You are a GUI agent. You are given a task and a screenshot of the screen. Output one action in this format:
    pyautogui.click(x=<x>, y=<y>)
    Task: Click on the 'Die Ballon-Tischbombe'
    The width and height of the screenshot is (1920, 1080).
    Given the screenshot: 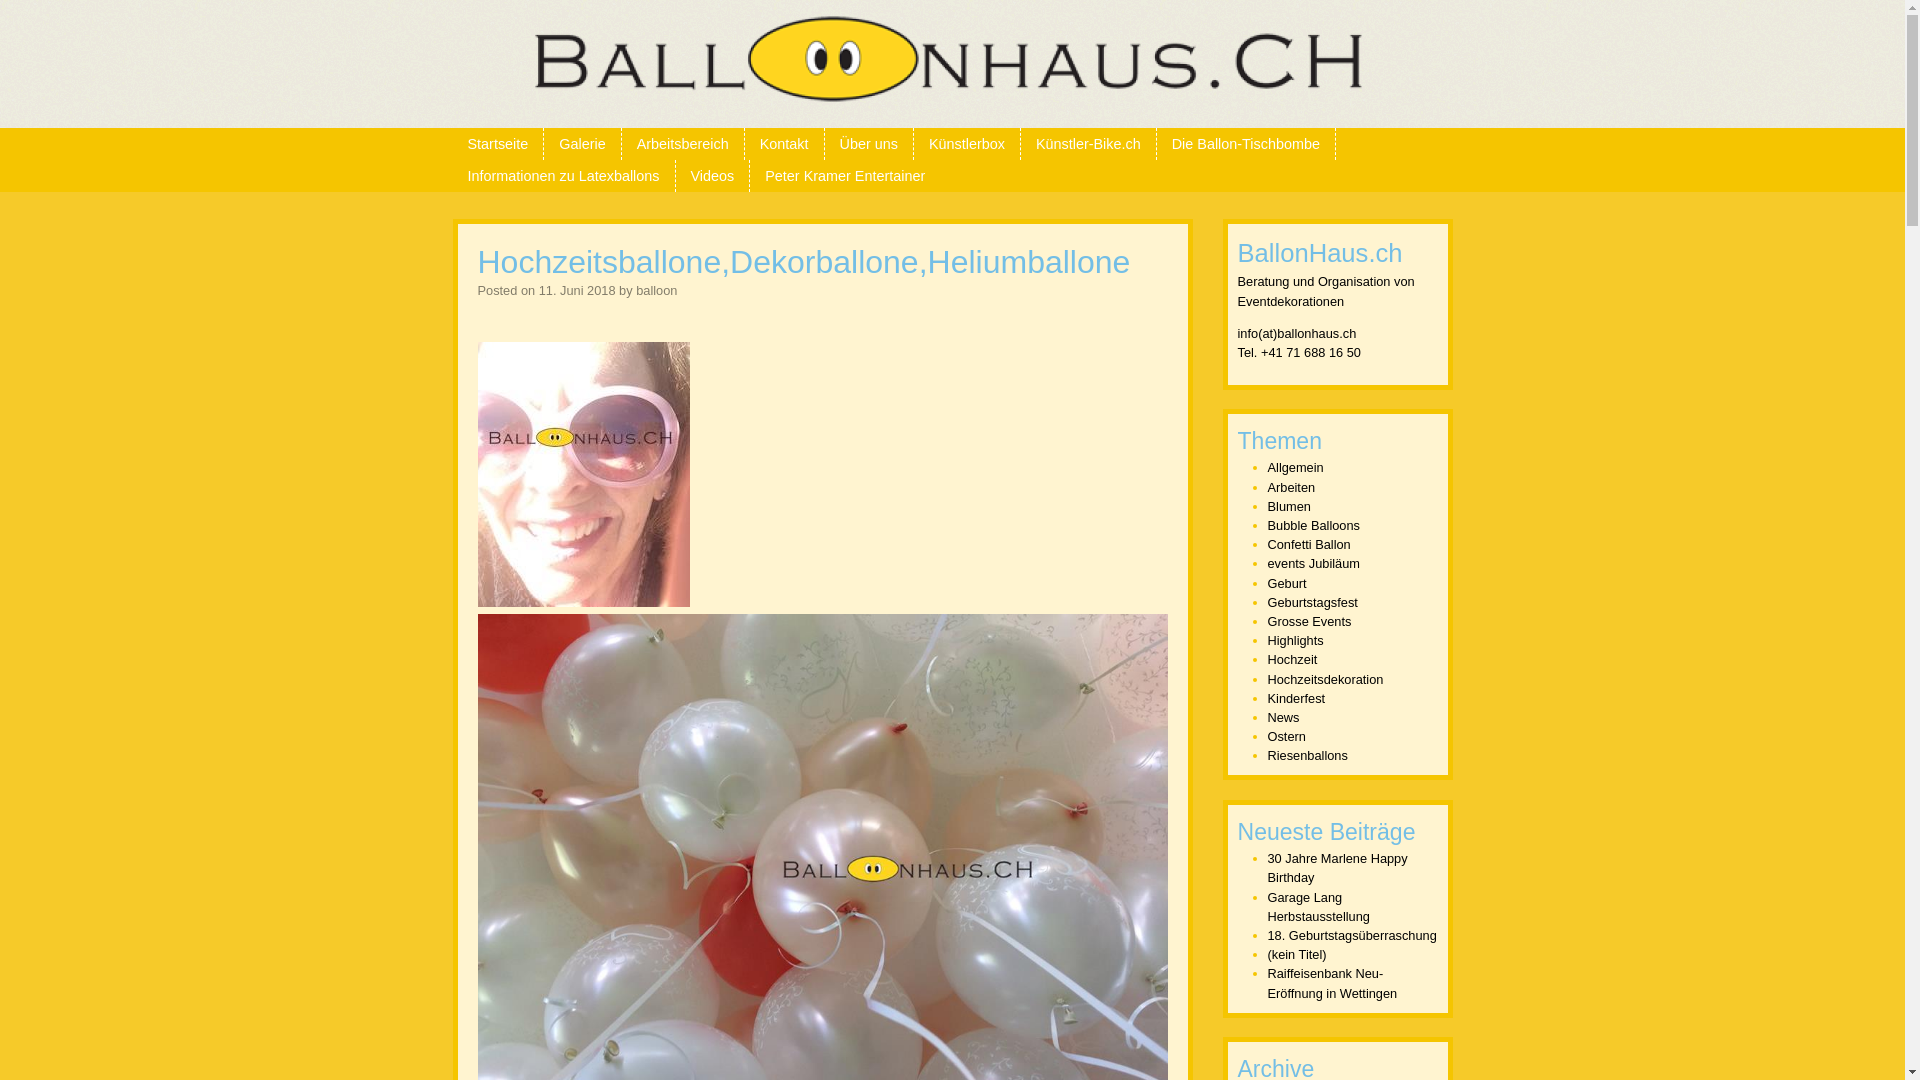 What is the action you would take?
    pyautogui.click(x=1245, y=142)
    